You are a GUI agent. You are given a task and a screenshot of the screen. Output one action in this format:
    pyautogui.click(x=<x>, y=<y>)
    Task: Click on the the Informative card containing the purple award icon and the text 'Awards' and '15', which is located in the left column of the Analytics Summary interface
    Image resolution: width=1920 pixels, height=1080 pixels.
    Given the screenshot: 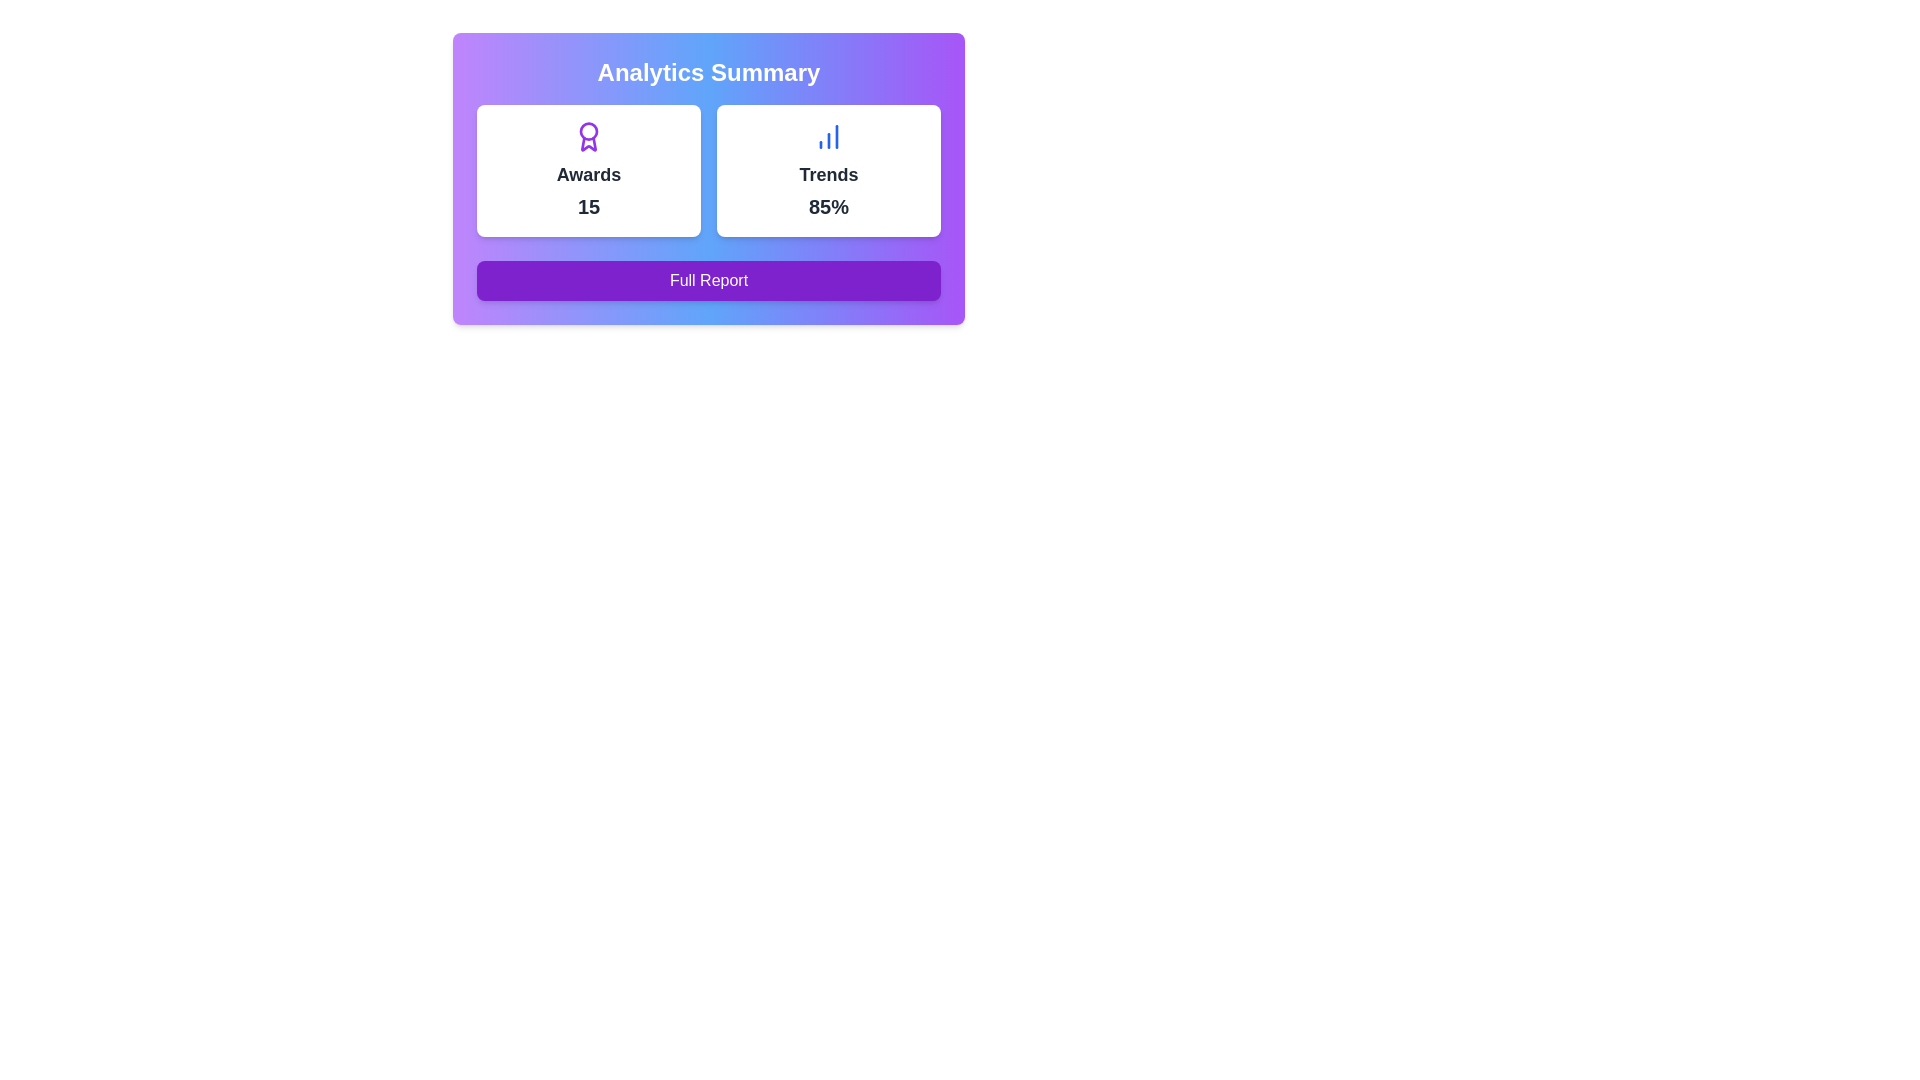 What is the action you would take?
    pyautogui.click(x=588, y=169)
    